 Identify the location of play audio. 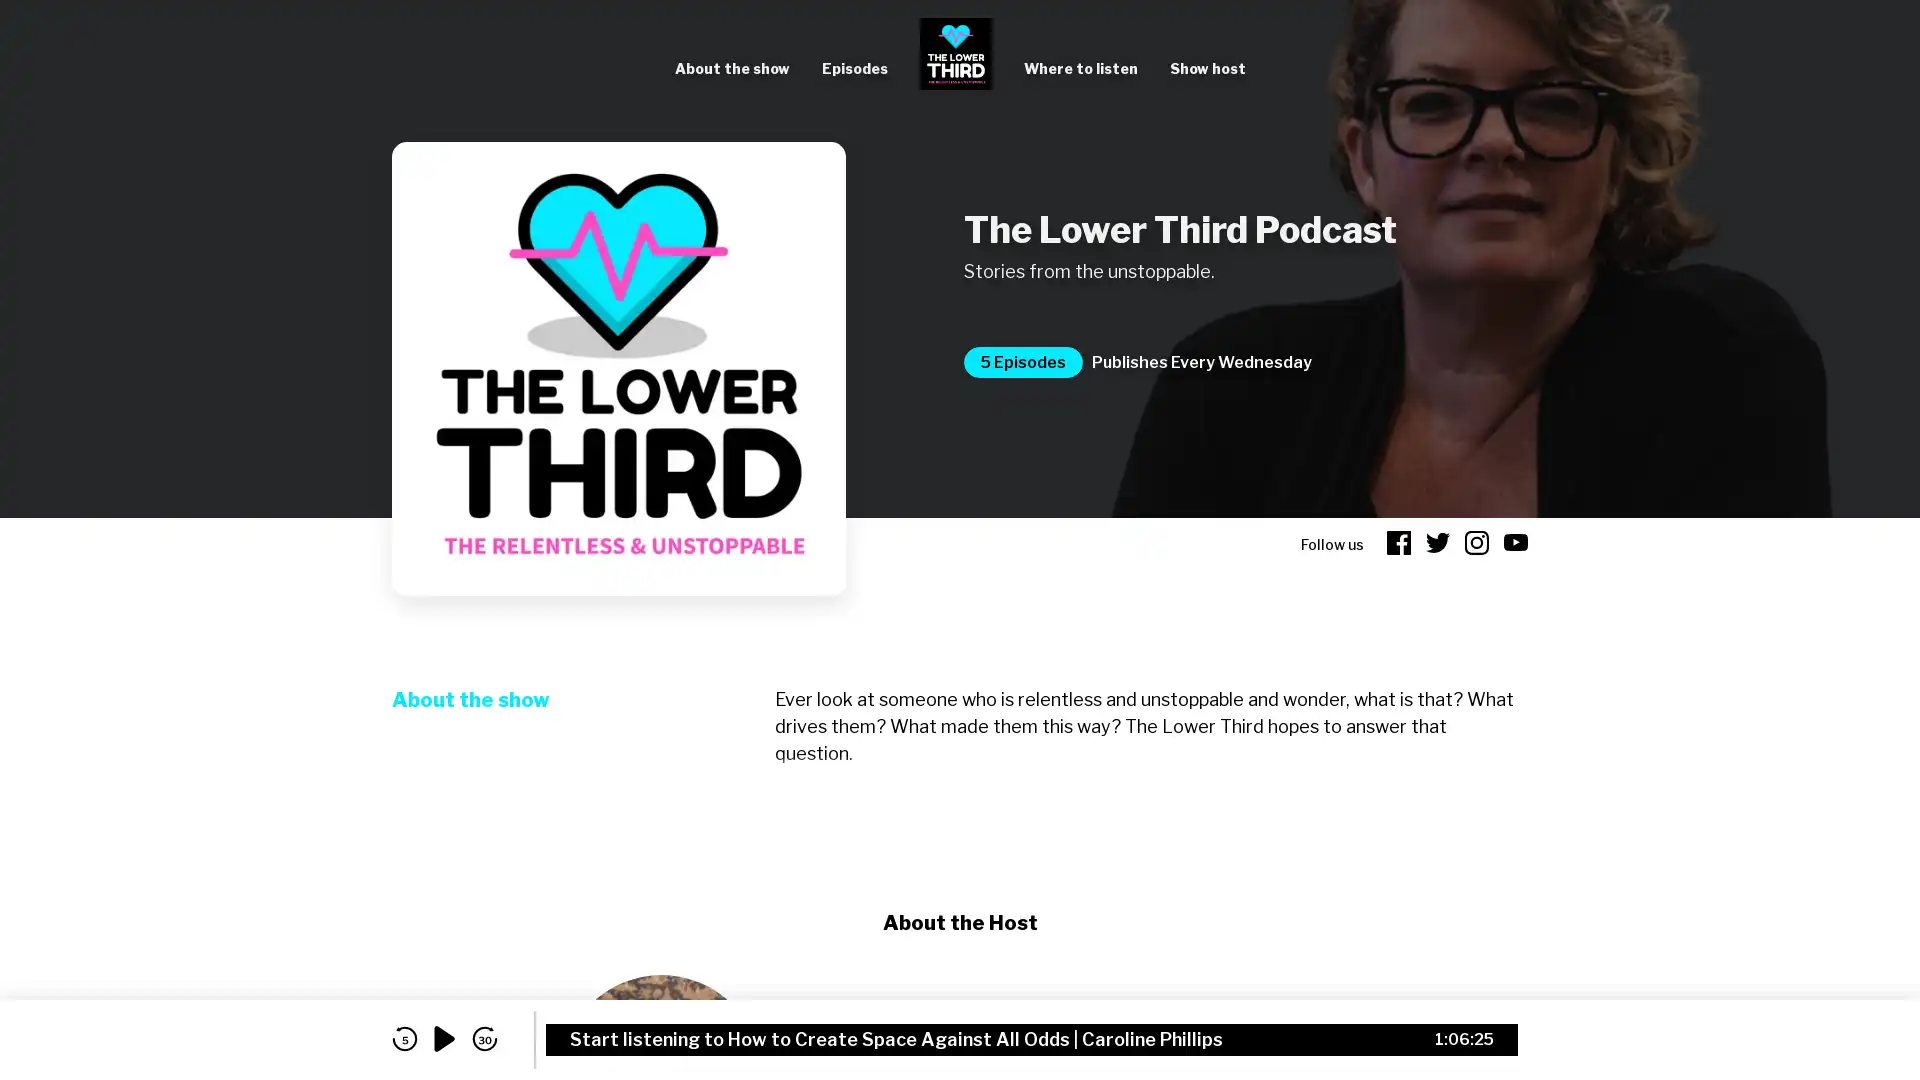
(444, 1038).